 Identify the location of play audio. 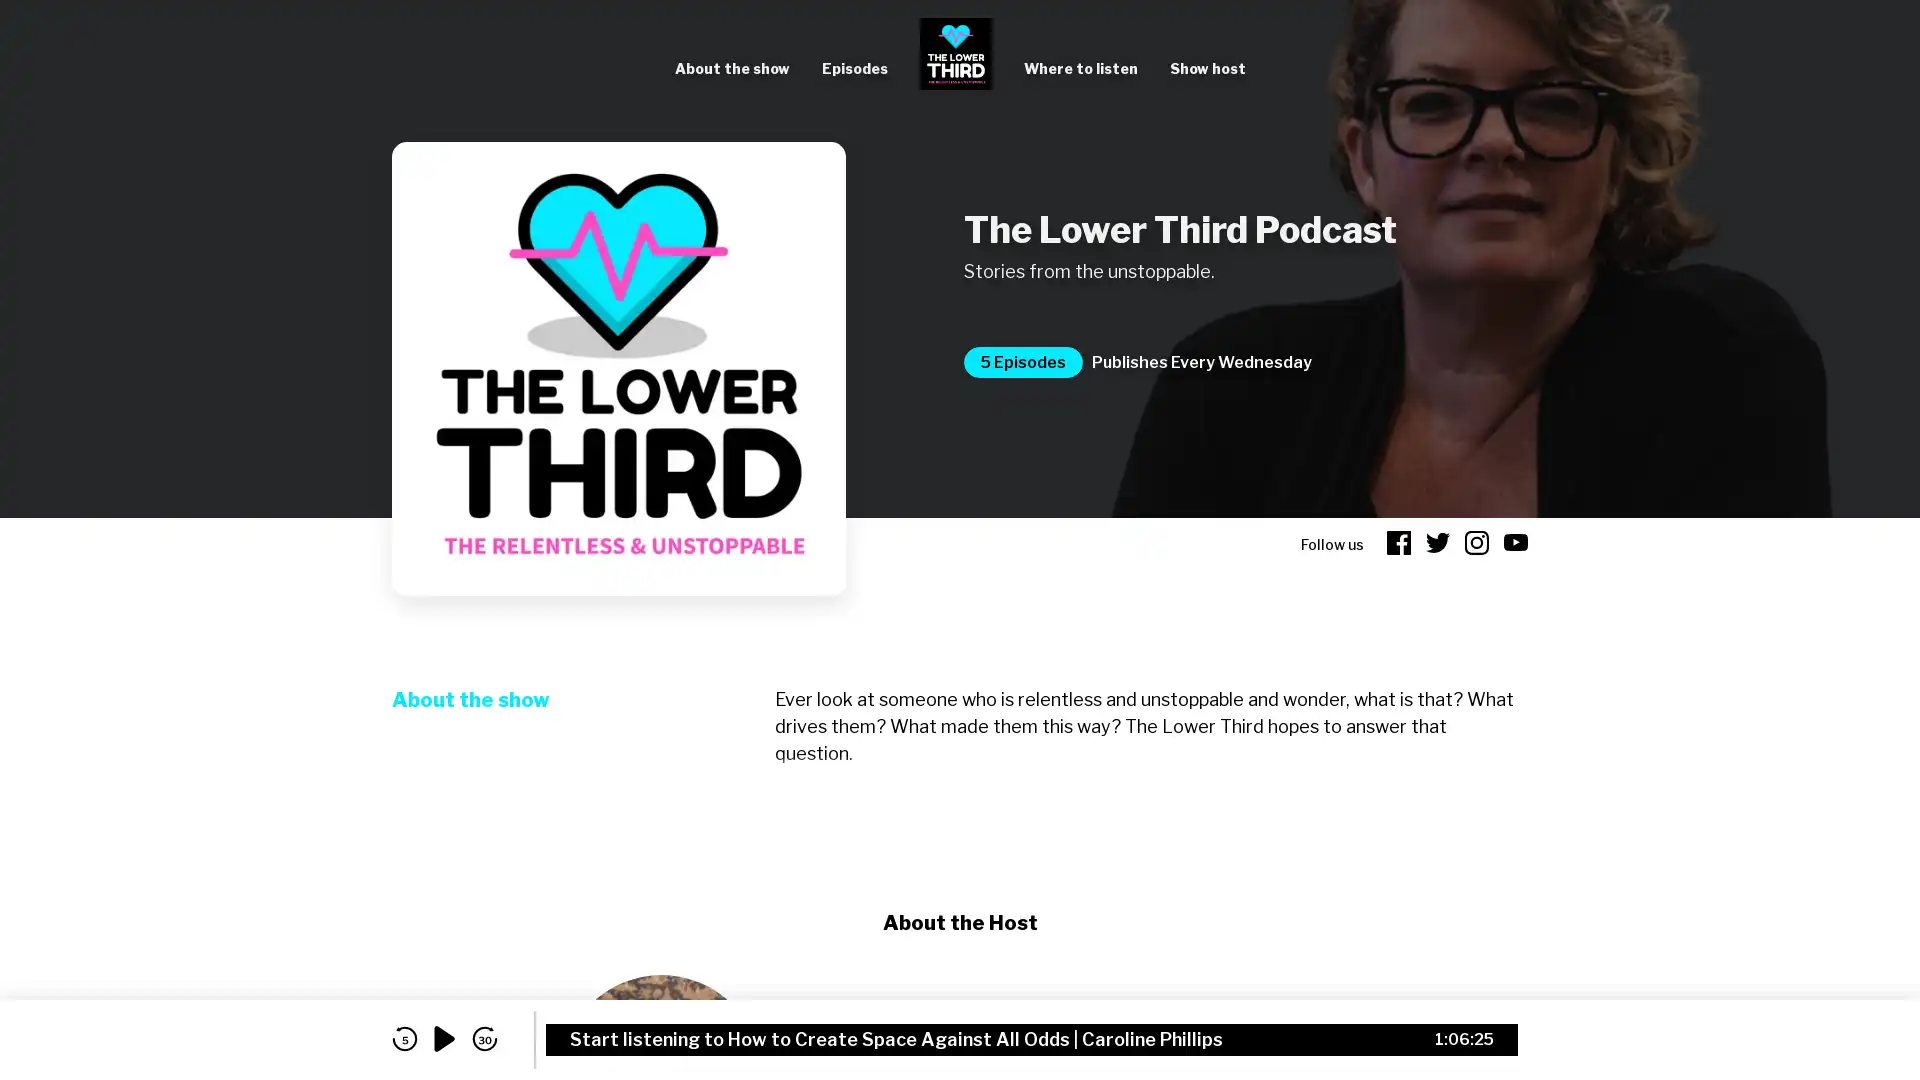
(444, 1038).